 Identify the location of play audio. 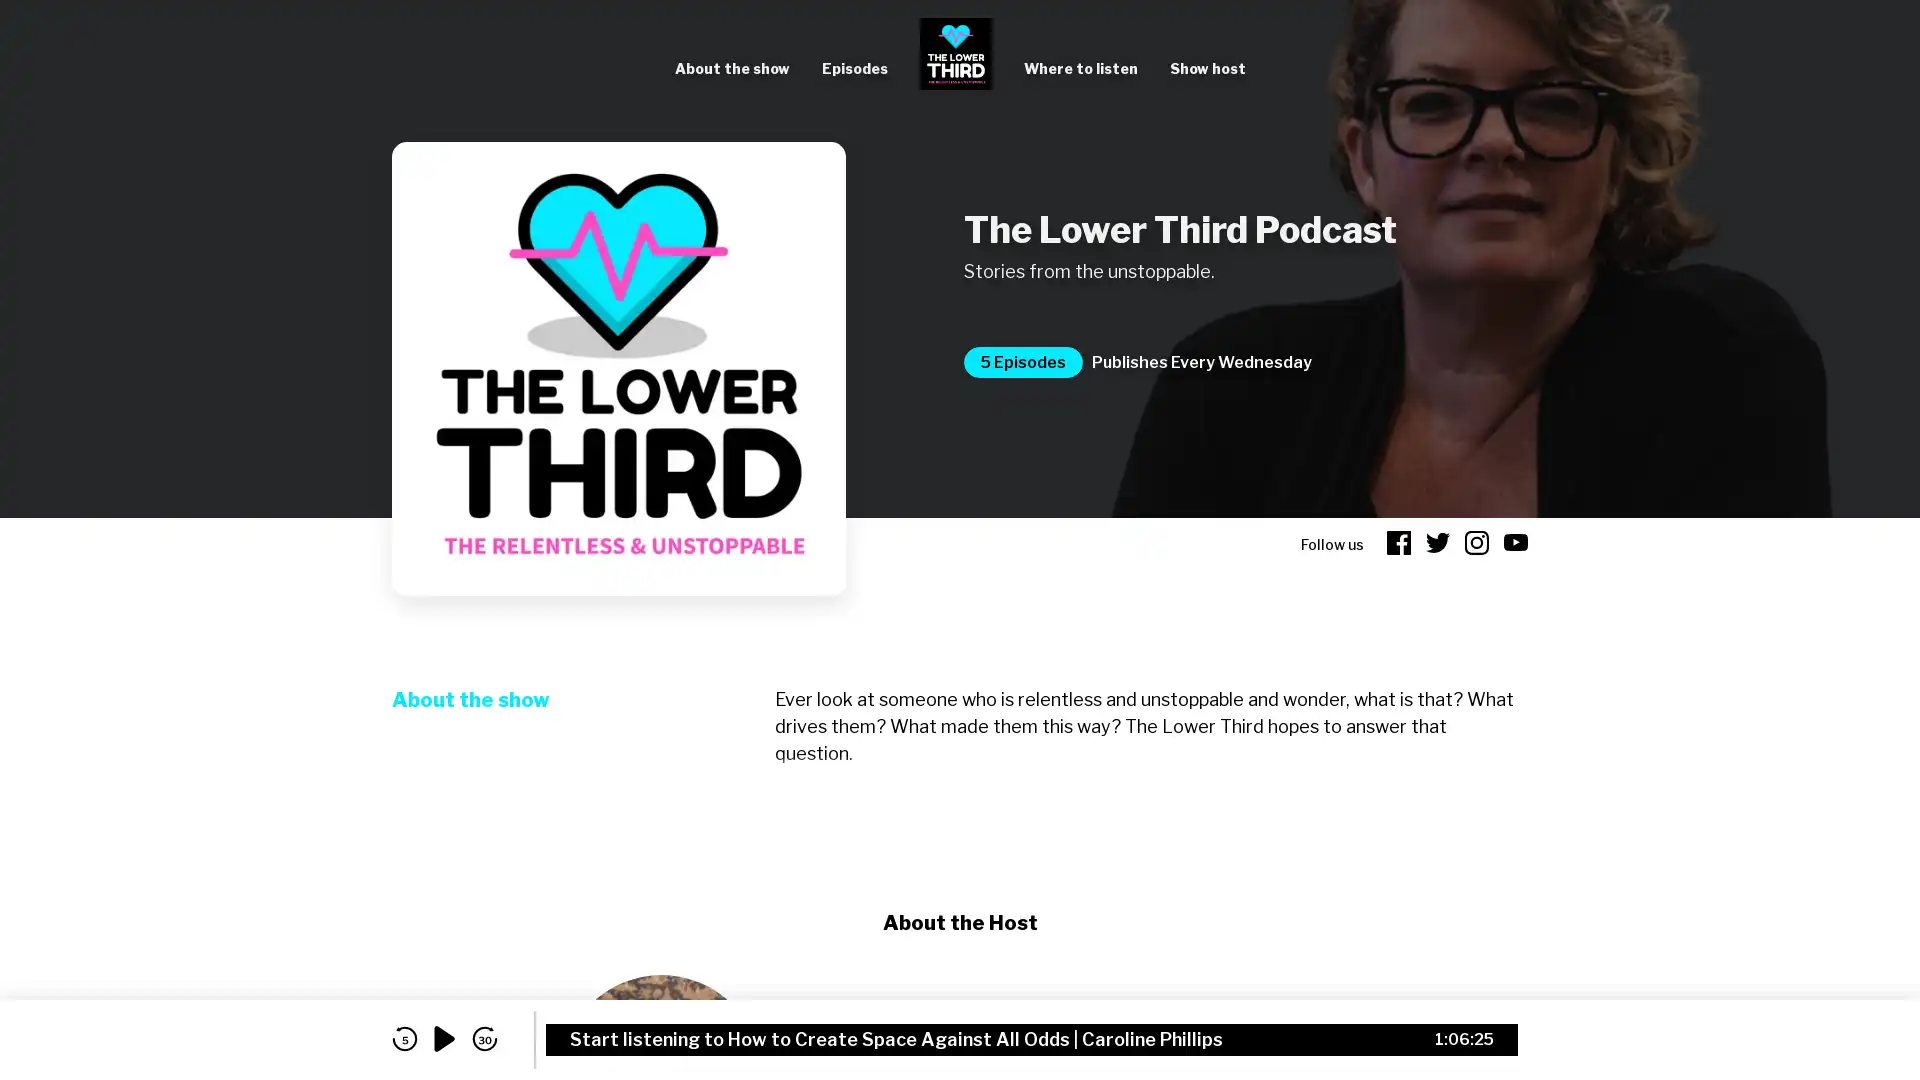
(444, 1038).